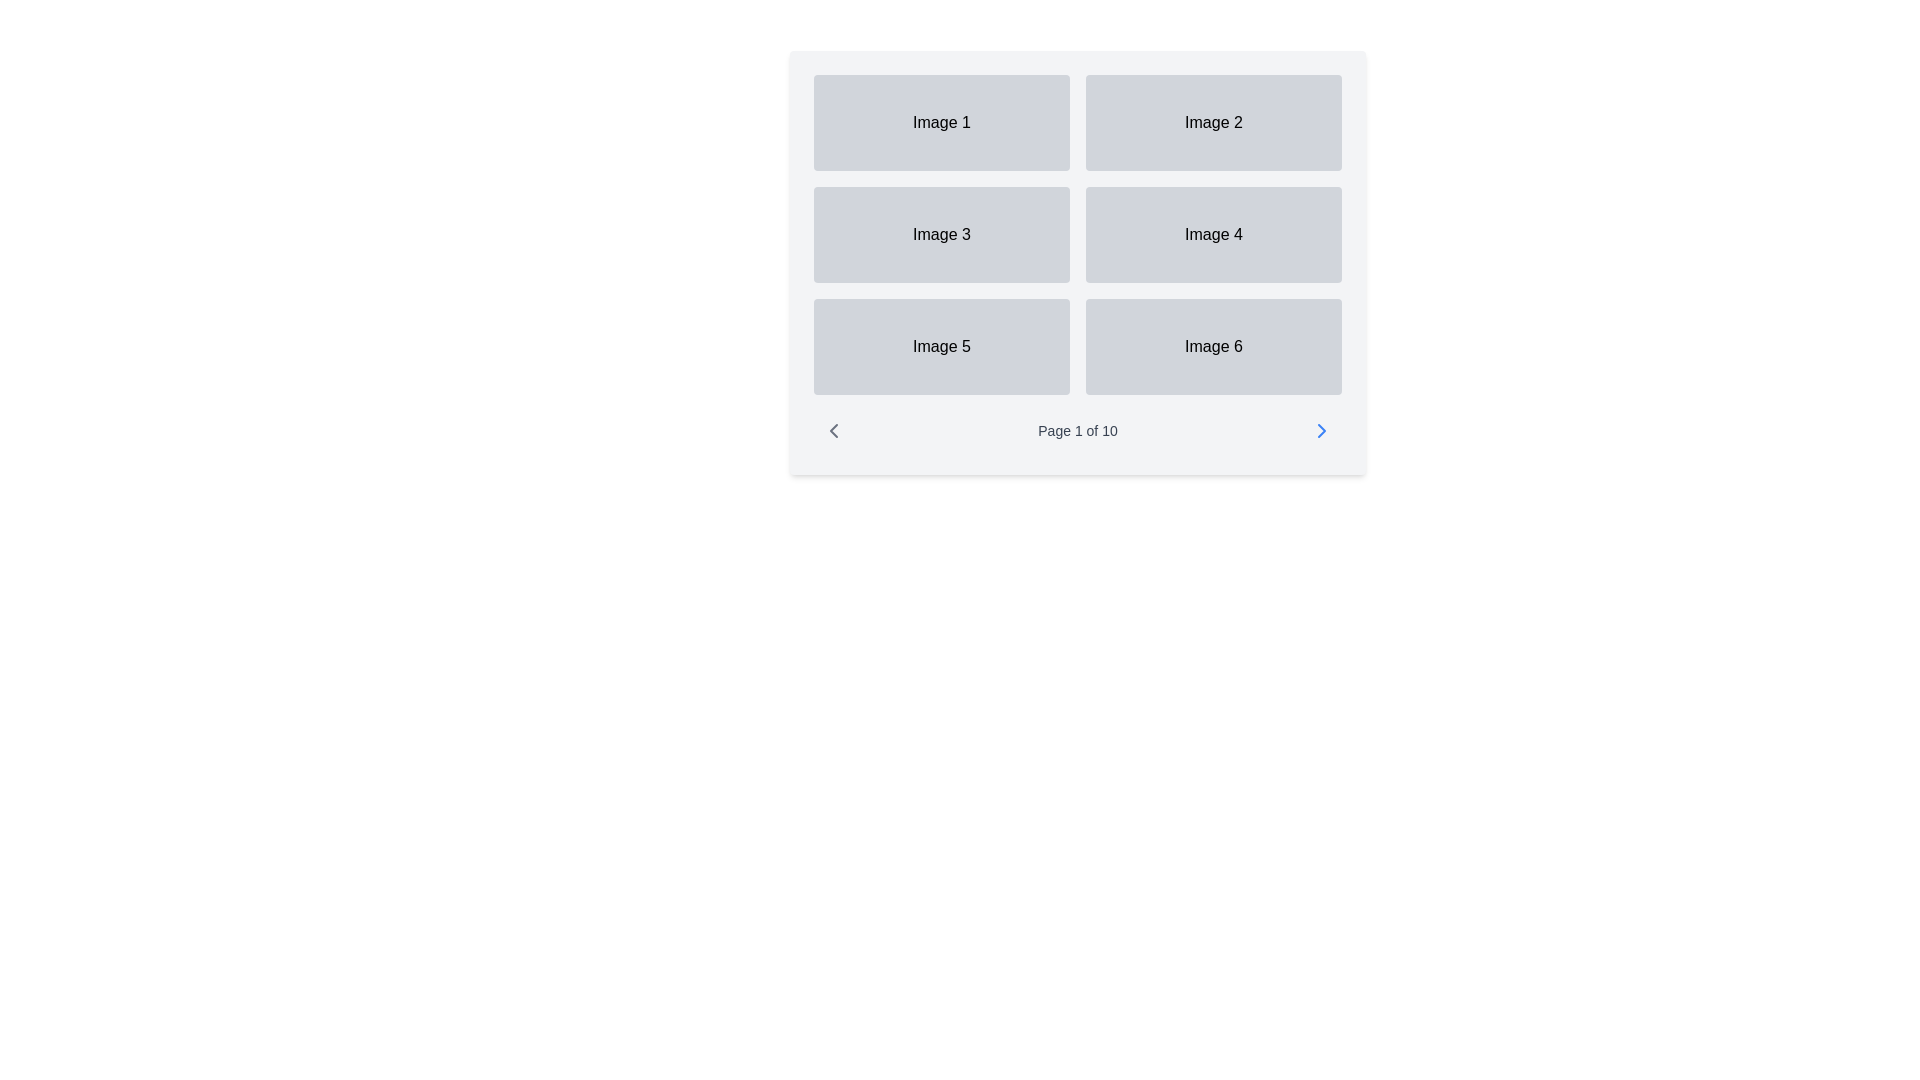 This screenshot has height=1080, width=1920. I want to click on the text label indicating the current page number and total page count in the pagination section, located between two arrow icons, so click(1077, 430).